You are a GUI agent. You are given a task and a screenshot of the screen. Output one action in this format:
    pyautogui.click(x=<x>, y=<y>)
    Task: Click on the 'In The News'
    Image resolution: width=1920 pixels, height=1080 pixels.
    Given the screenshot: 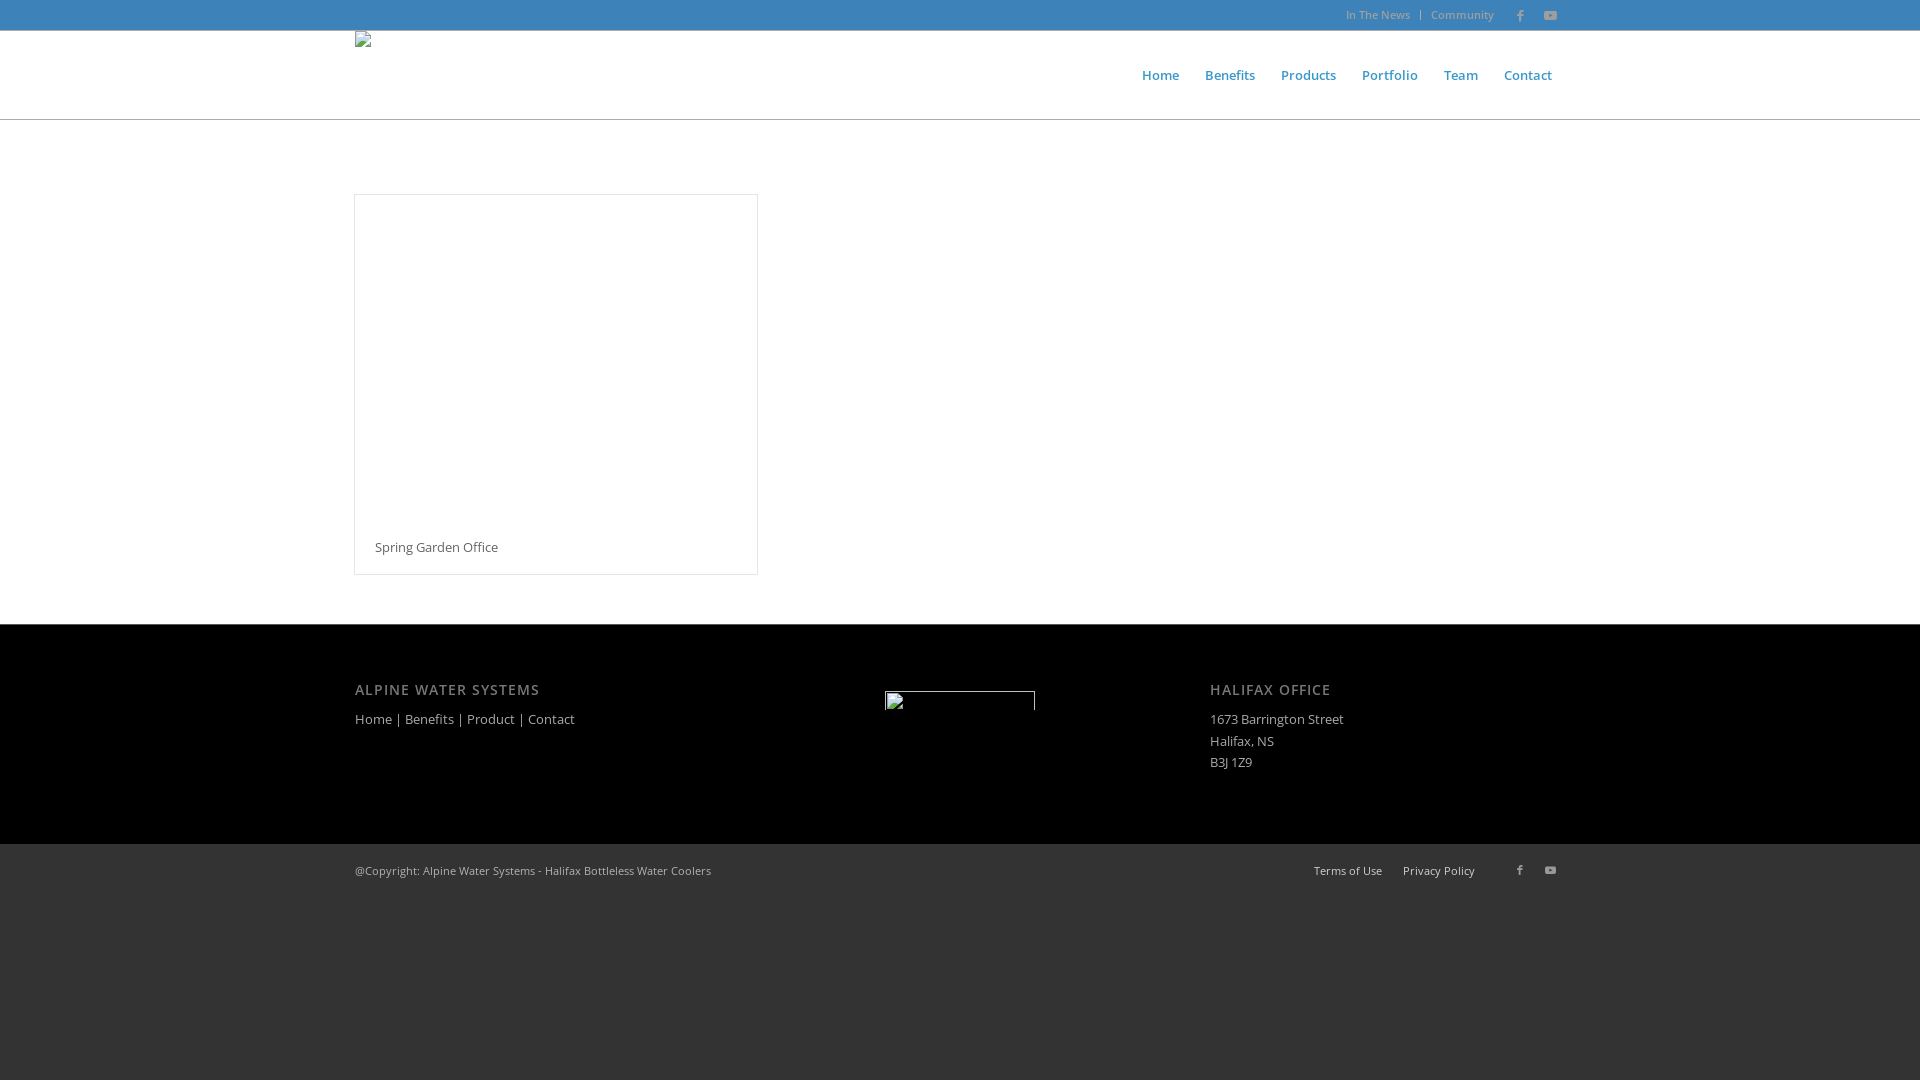 What is the action you would take?
    pyautogui.click(x=1345, y=14)
    